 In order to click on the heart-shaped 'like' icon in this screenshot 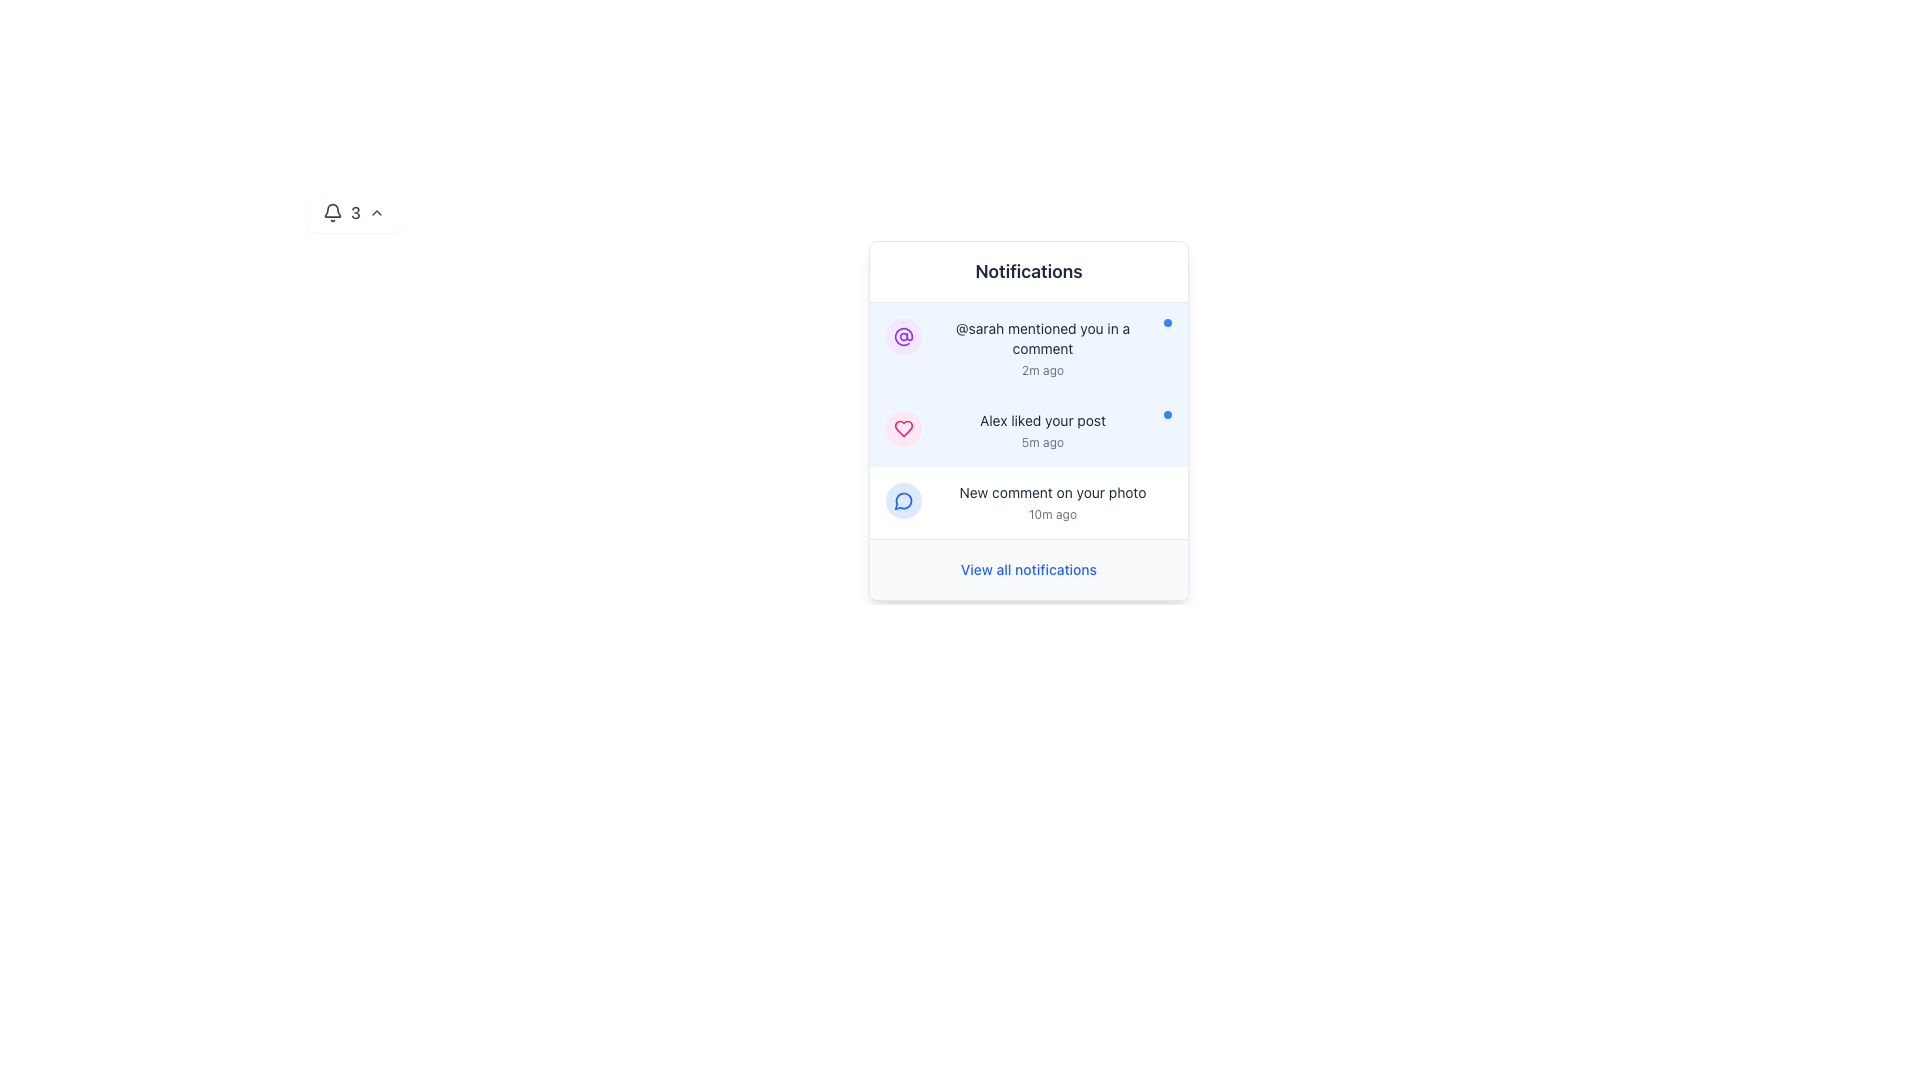, I will do `click(902, 427)`.